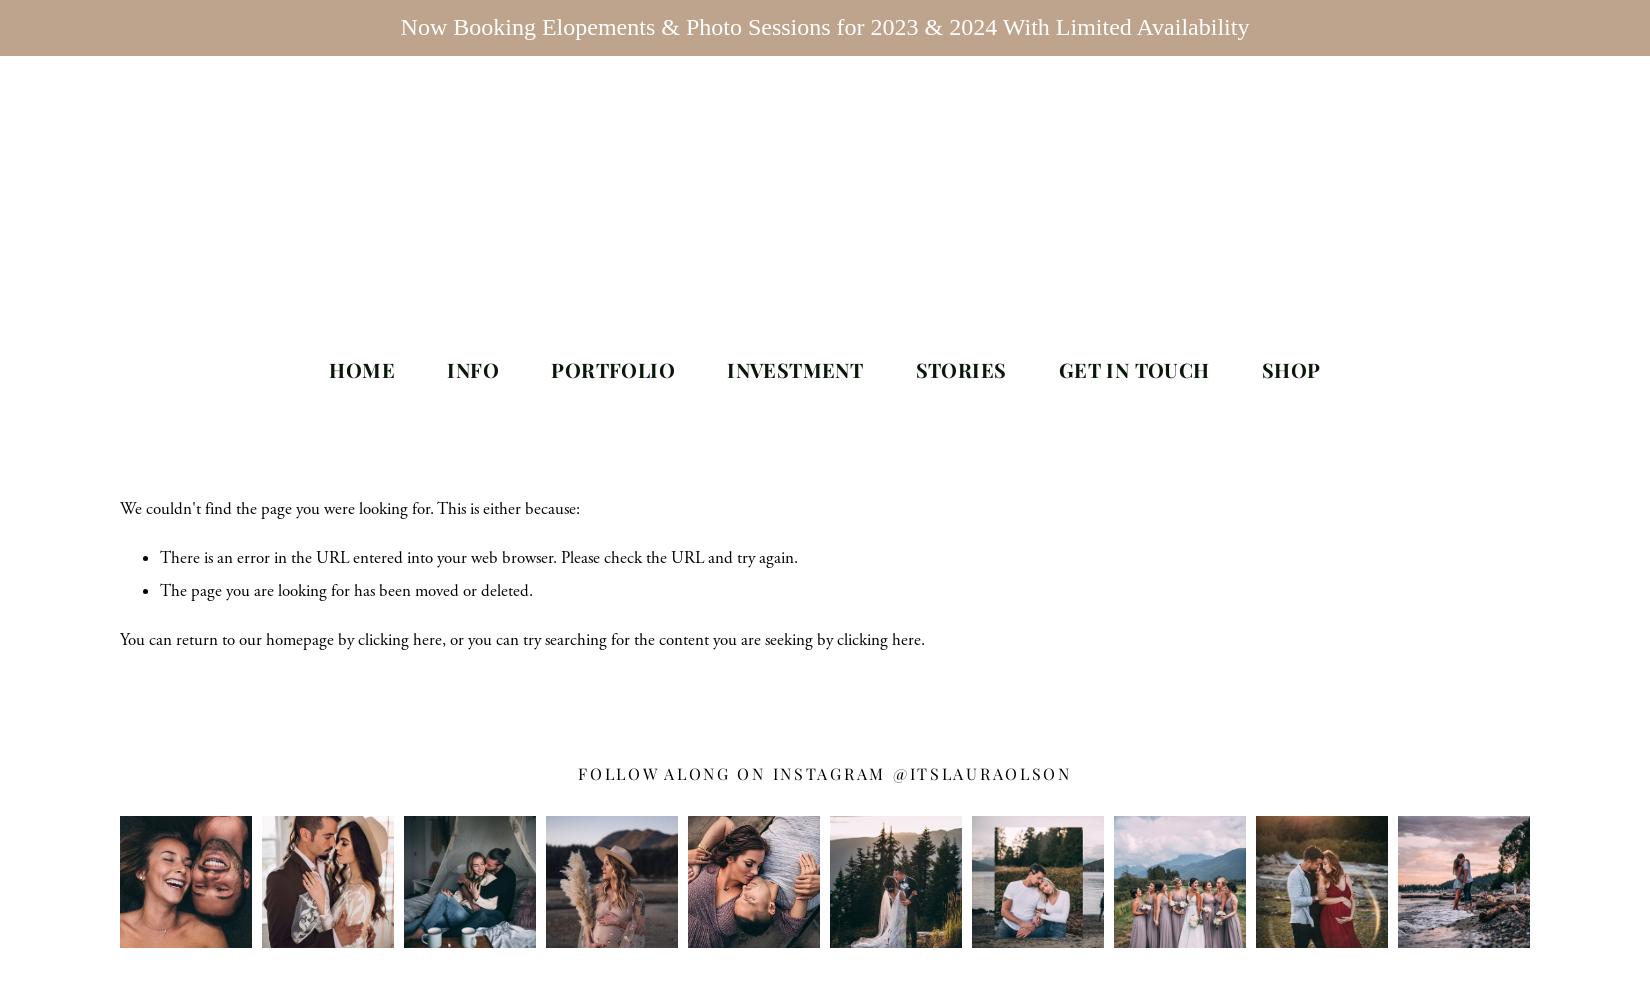 Image resolution: width=1650 pixels, height=1000 pixels. What do you see at coordinates (346, 589) in the screenshot?
I see `'The page you are looking for has been moved or deleted.'` at bounding box center [346, 589].